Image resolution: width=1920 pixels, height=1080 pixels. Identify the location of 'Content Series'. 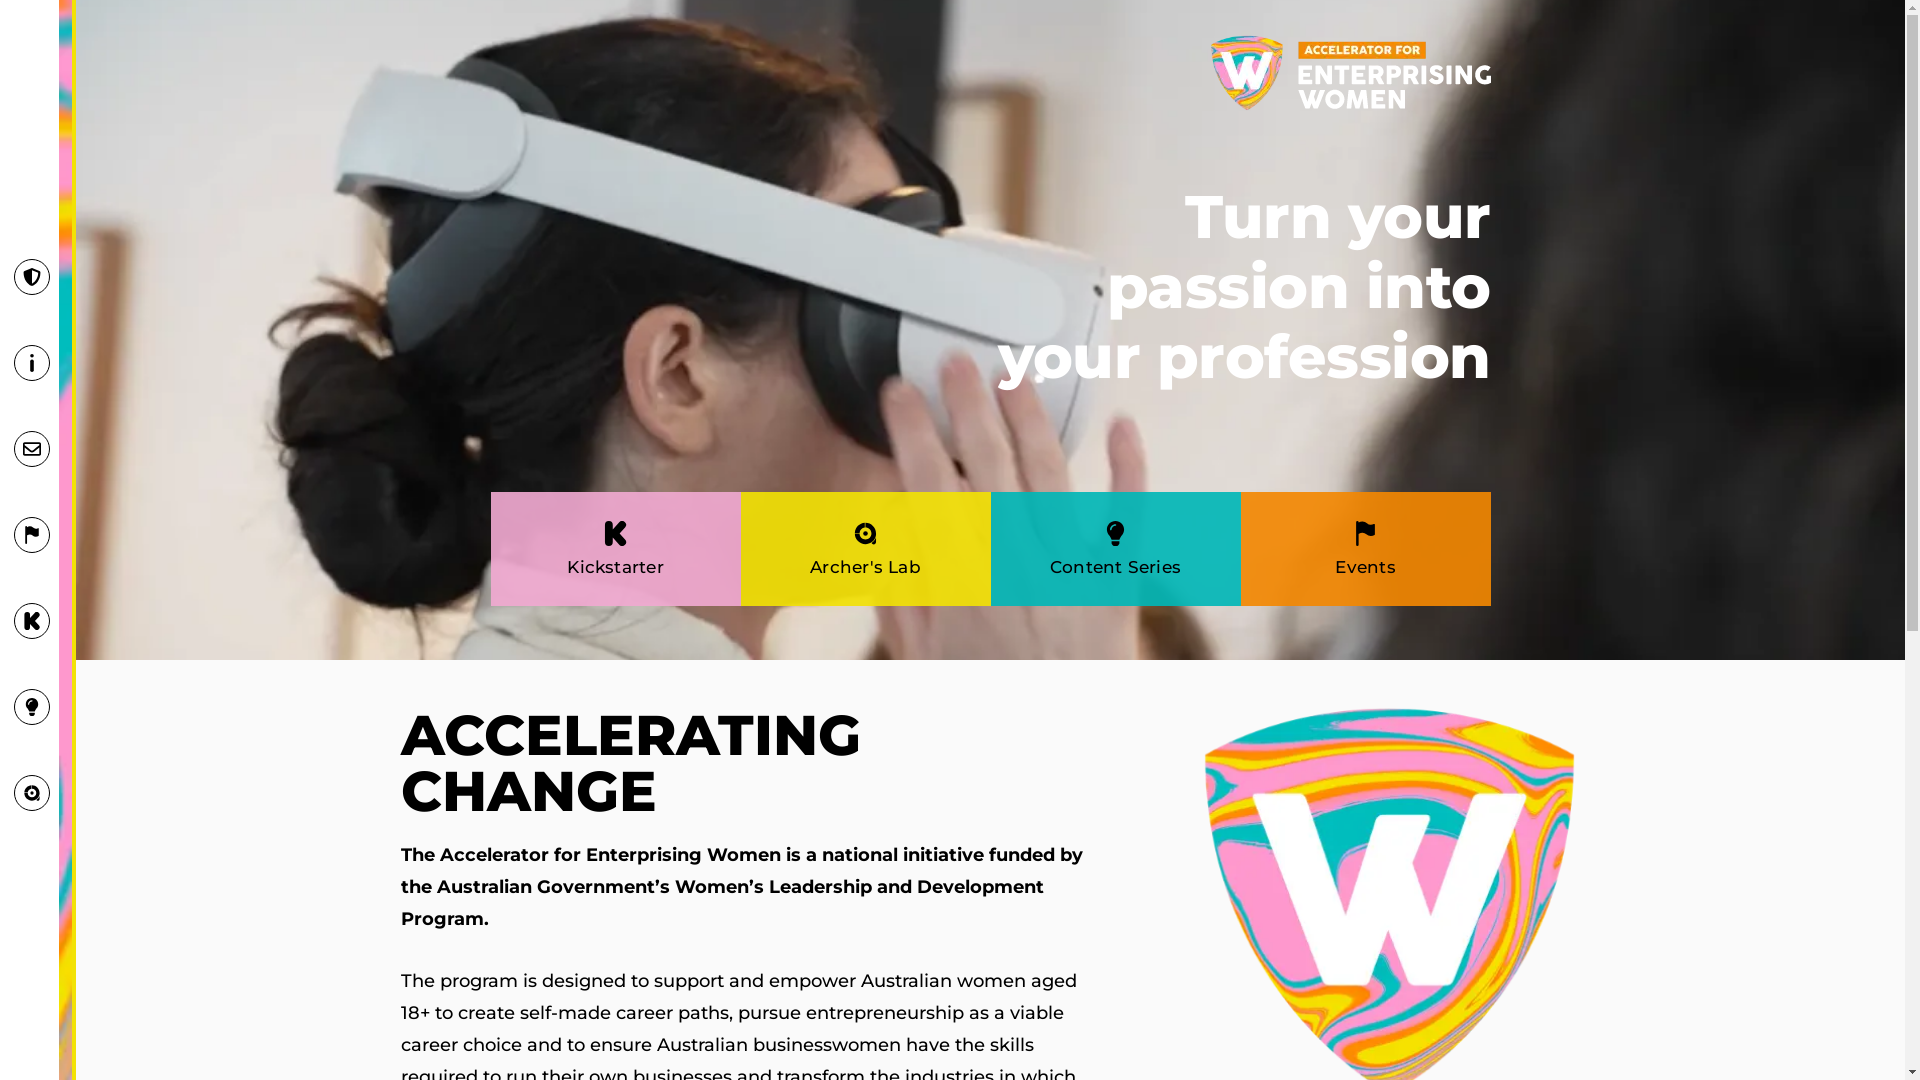
(1114, 567).